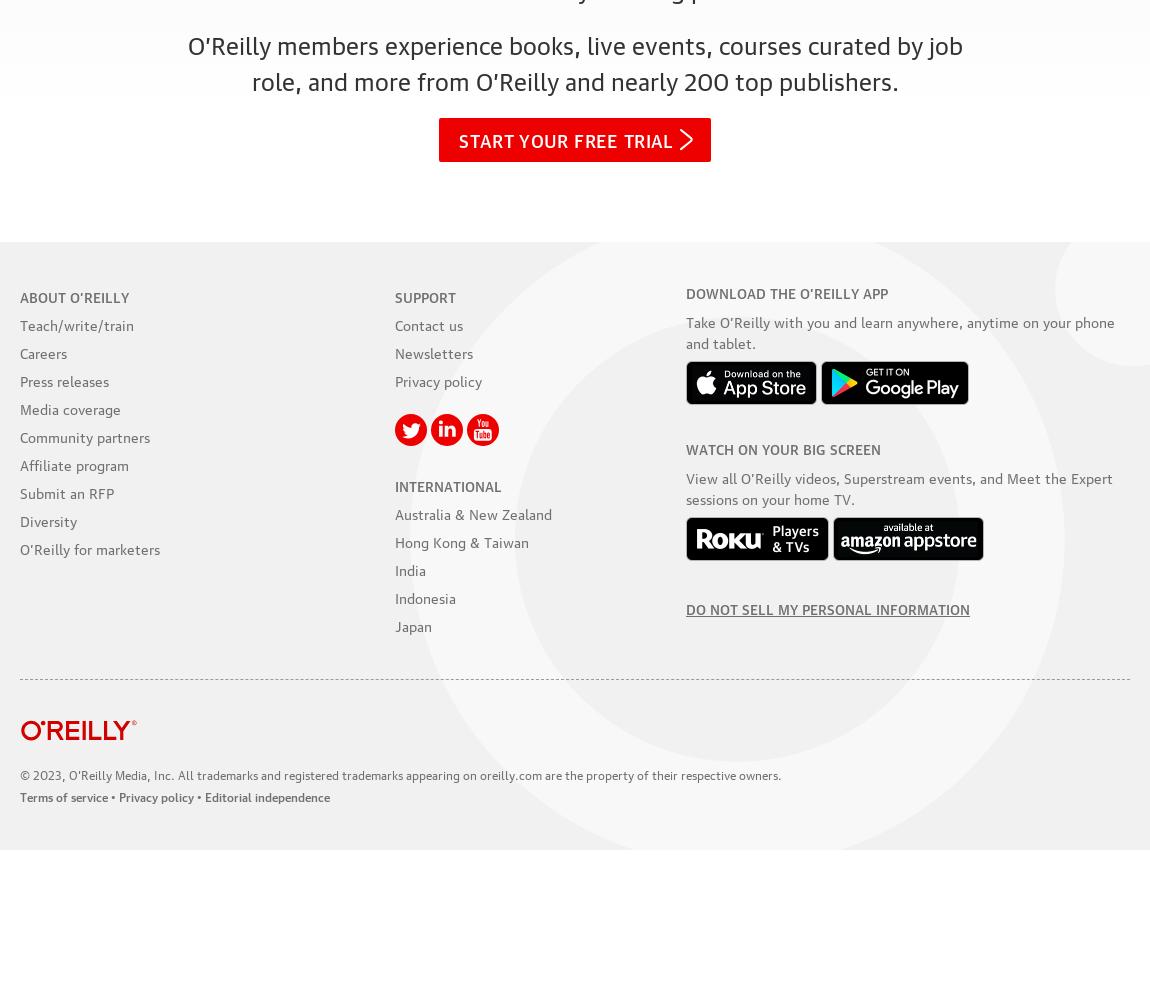  Describe the element at coordinates (63, 379) in the screenshot. I see `'Press releases'` at that location.